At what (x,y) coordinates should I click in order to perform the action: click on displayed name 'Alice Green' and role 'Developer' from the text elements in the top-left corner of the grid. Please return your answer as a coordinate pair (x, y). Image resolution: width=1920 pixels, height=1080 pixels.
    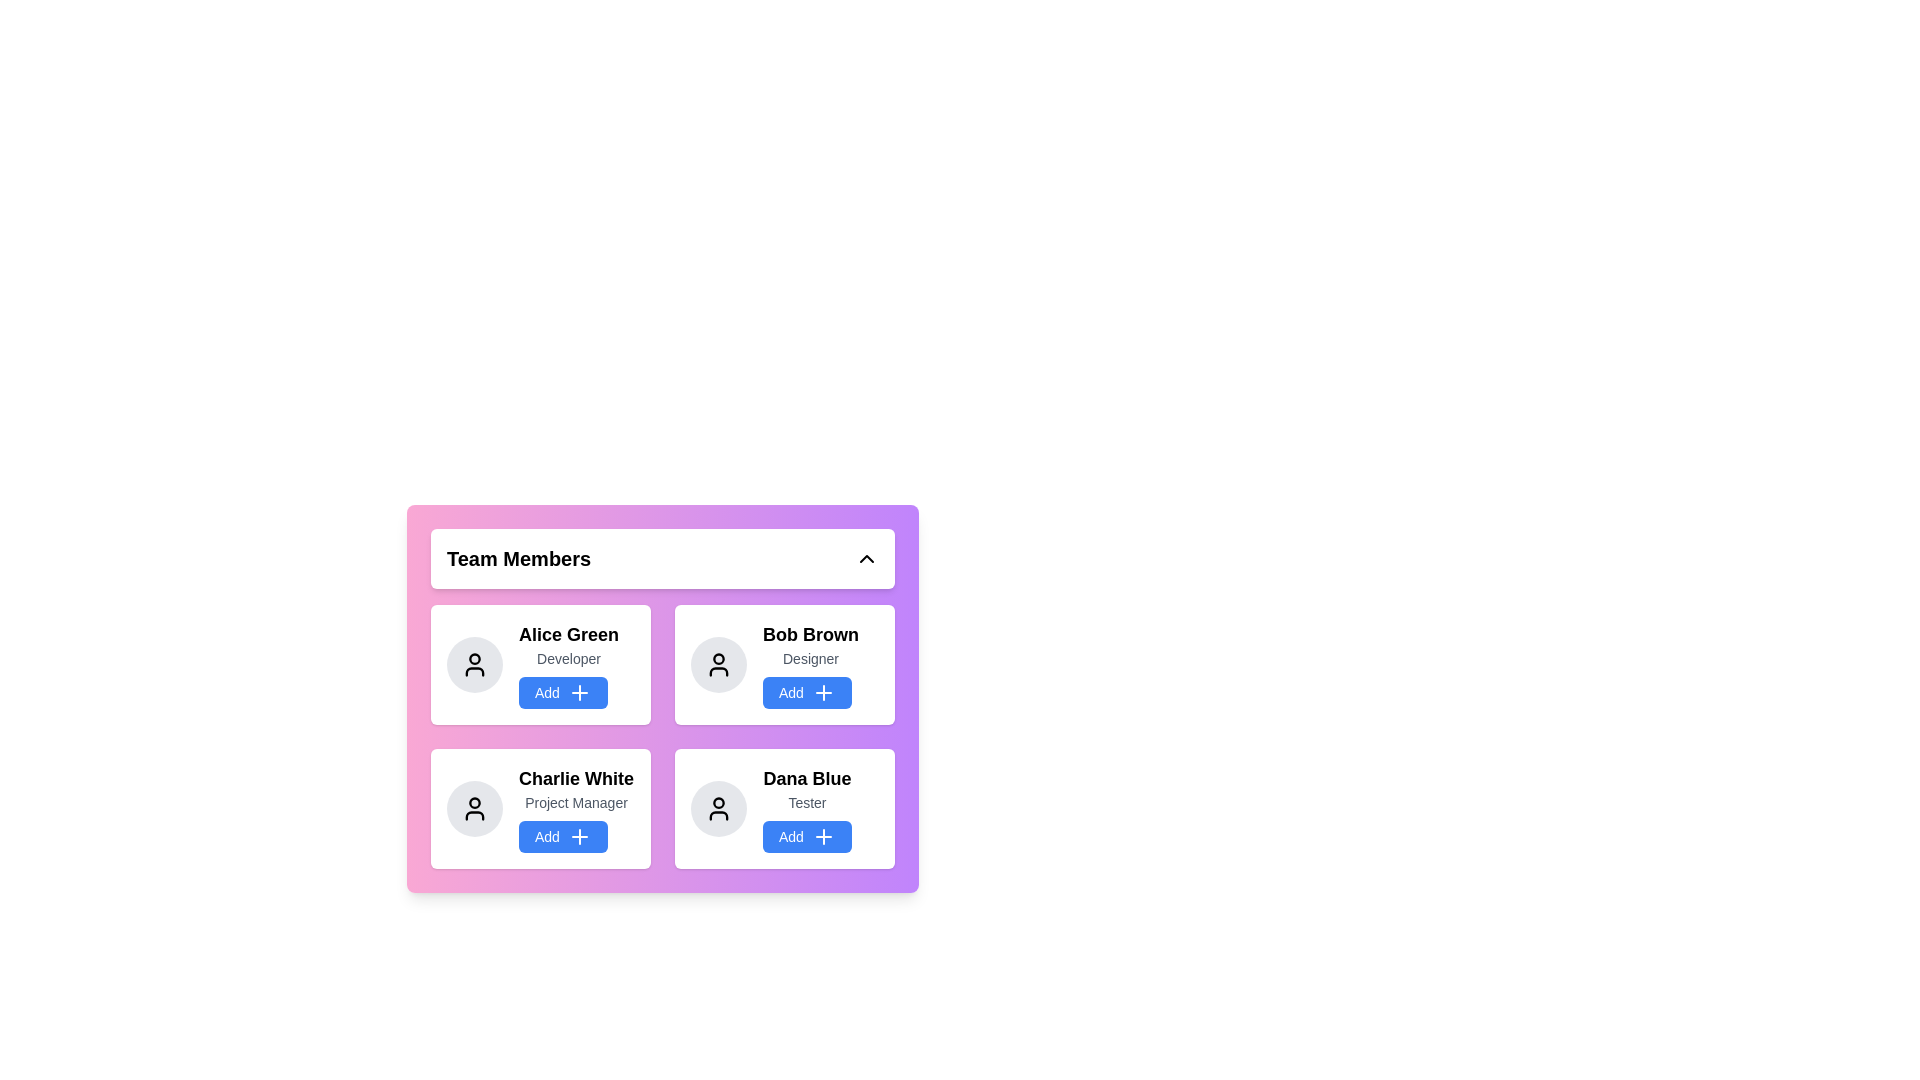
    Looking at the image, I should click on (568, 664).